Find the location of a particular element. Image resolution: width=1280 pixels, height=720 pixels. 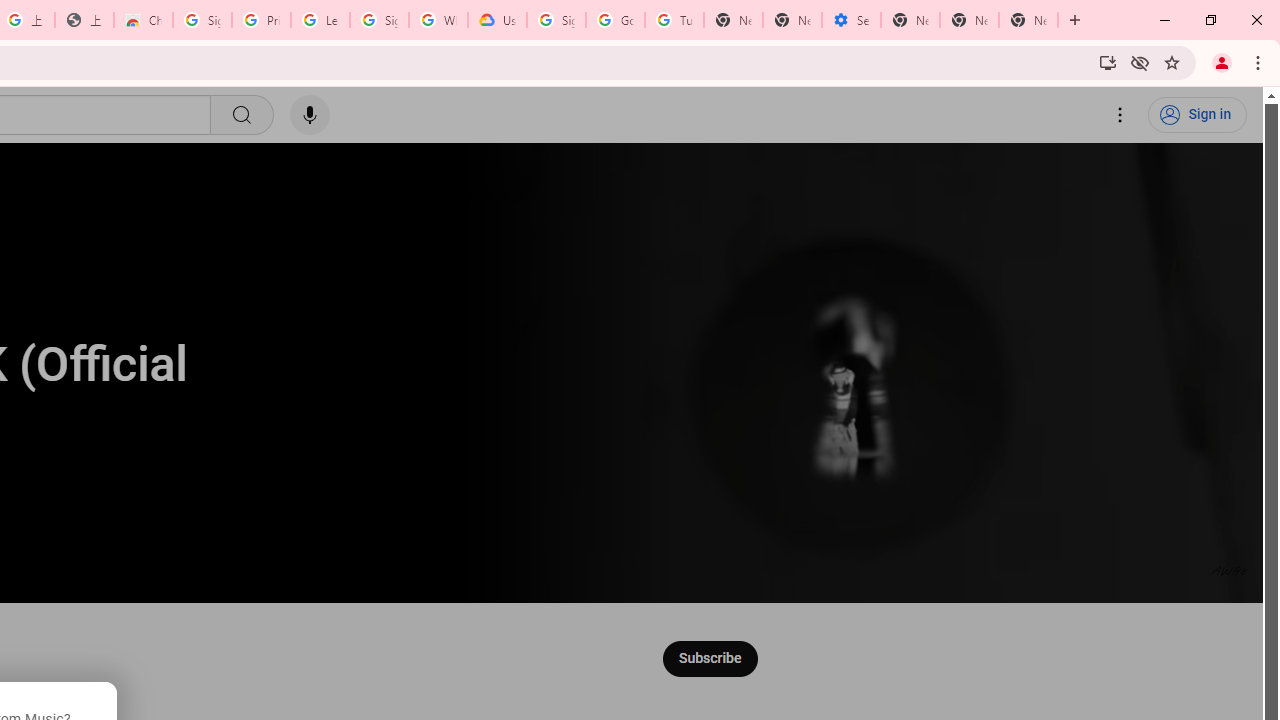

'Channel watermark' is located at coordinates (1229, 570).